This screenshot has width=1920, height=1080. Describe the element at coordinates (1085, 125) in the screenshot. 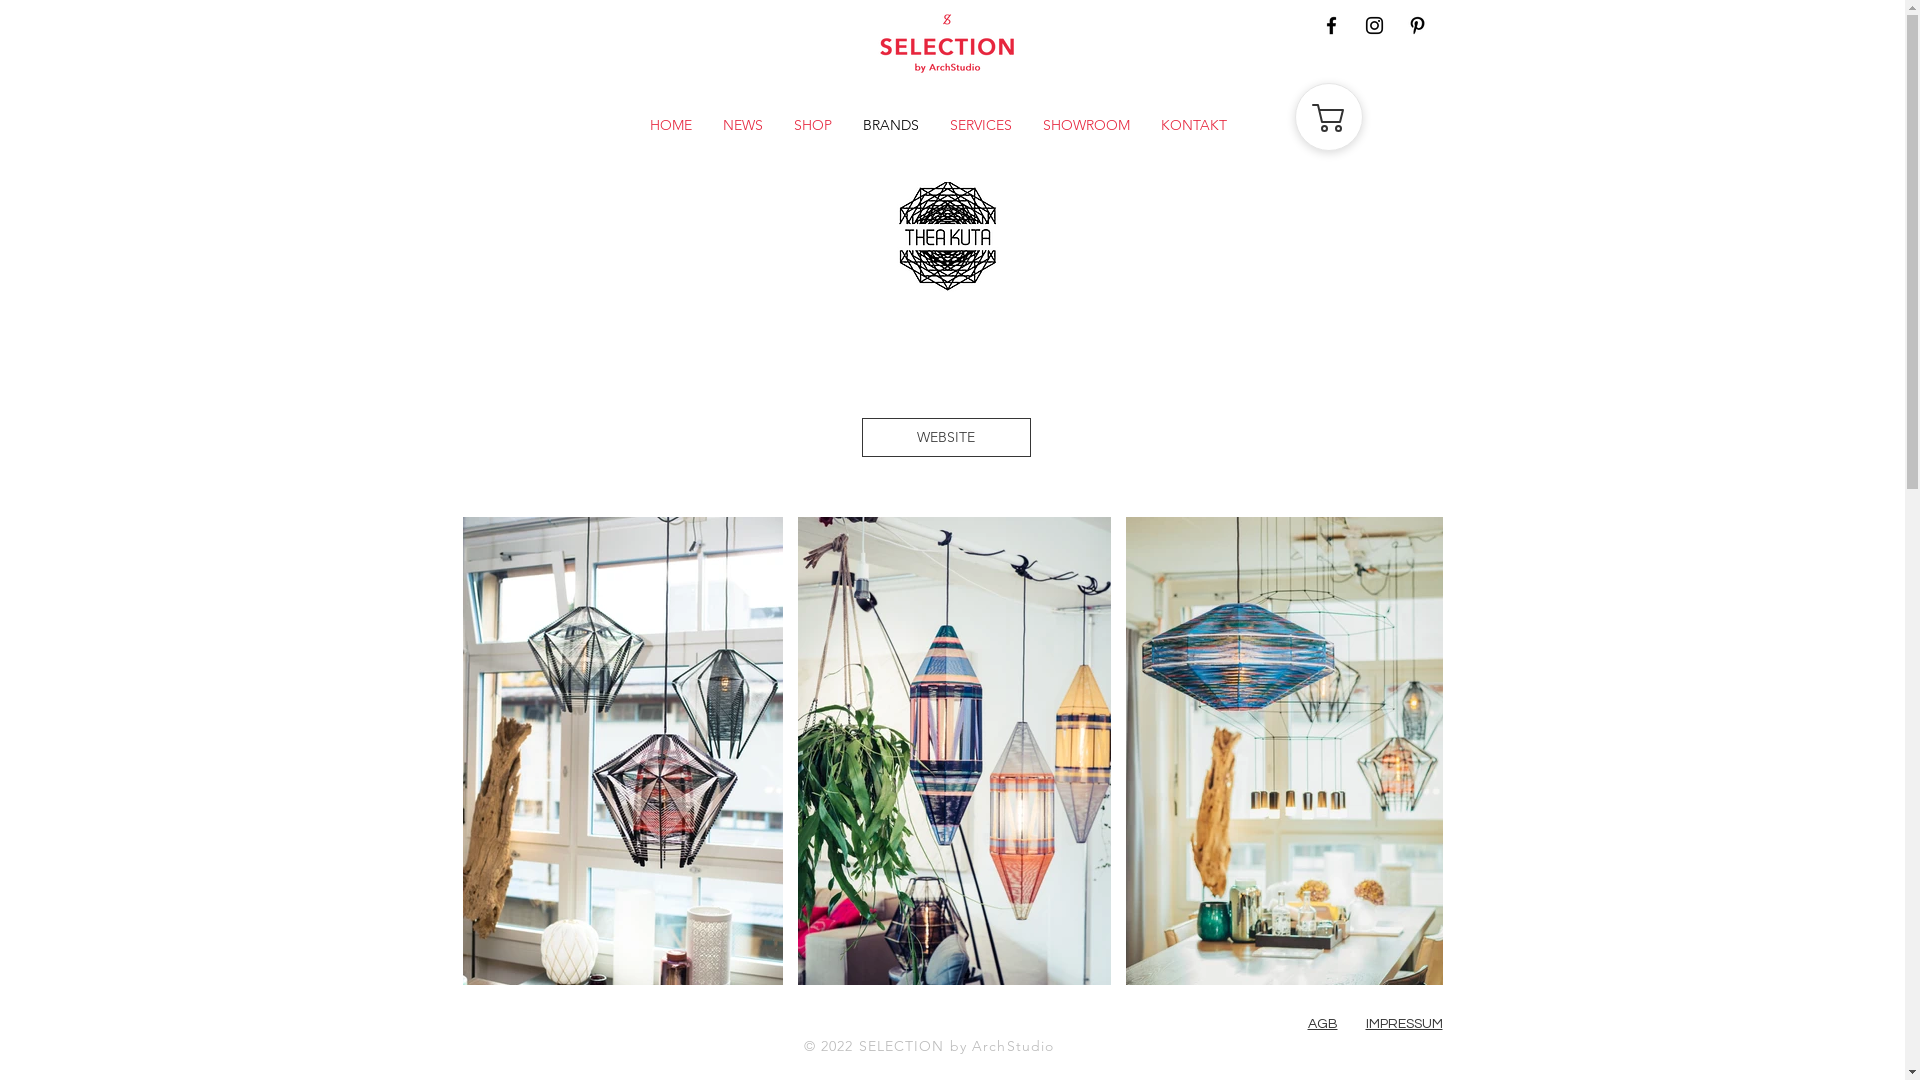

I see `'SHOWROOM'` at that location.